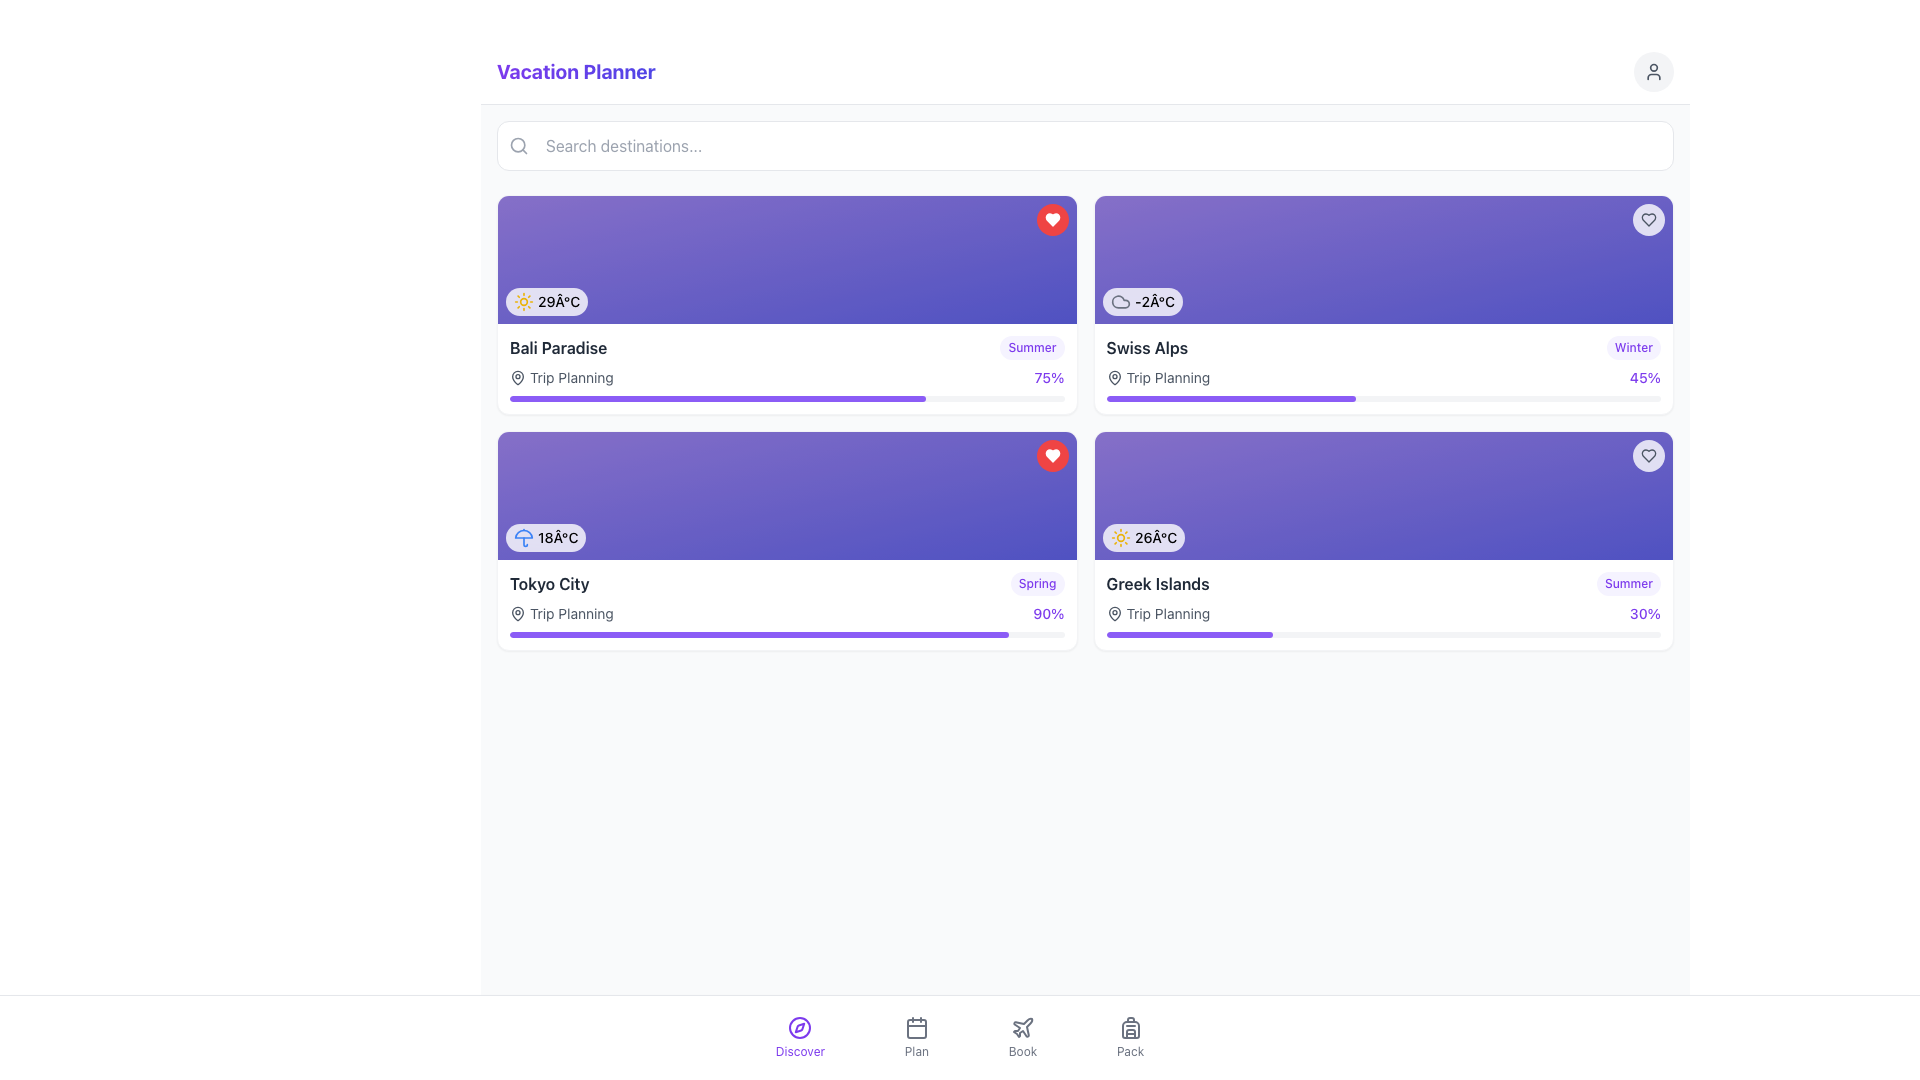 The height and width of the screenshot is (1080, 1920). What do you see at coordinates (800, 1028) in the screenshot?
I see `the SVG Circle element that forms the central part of the compass icon in the bottom navigation bar of the application` at bounding box center [800, 1028].